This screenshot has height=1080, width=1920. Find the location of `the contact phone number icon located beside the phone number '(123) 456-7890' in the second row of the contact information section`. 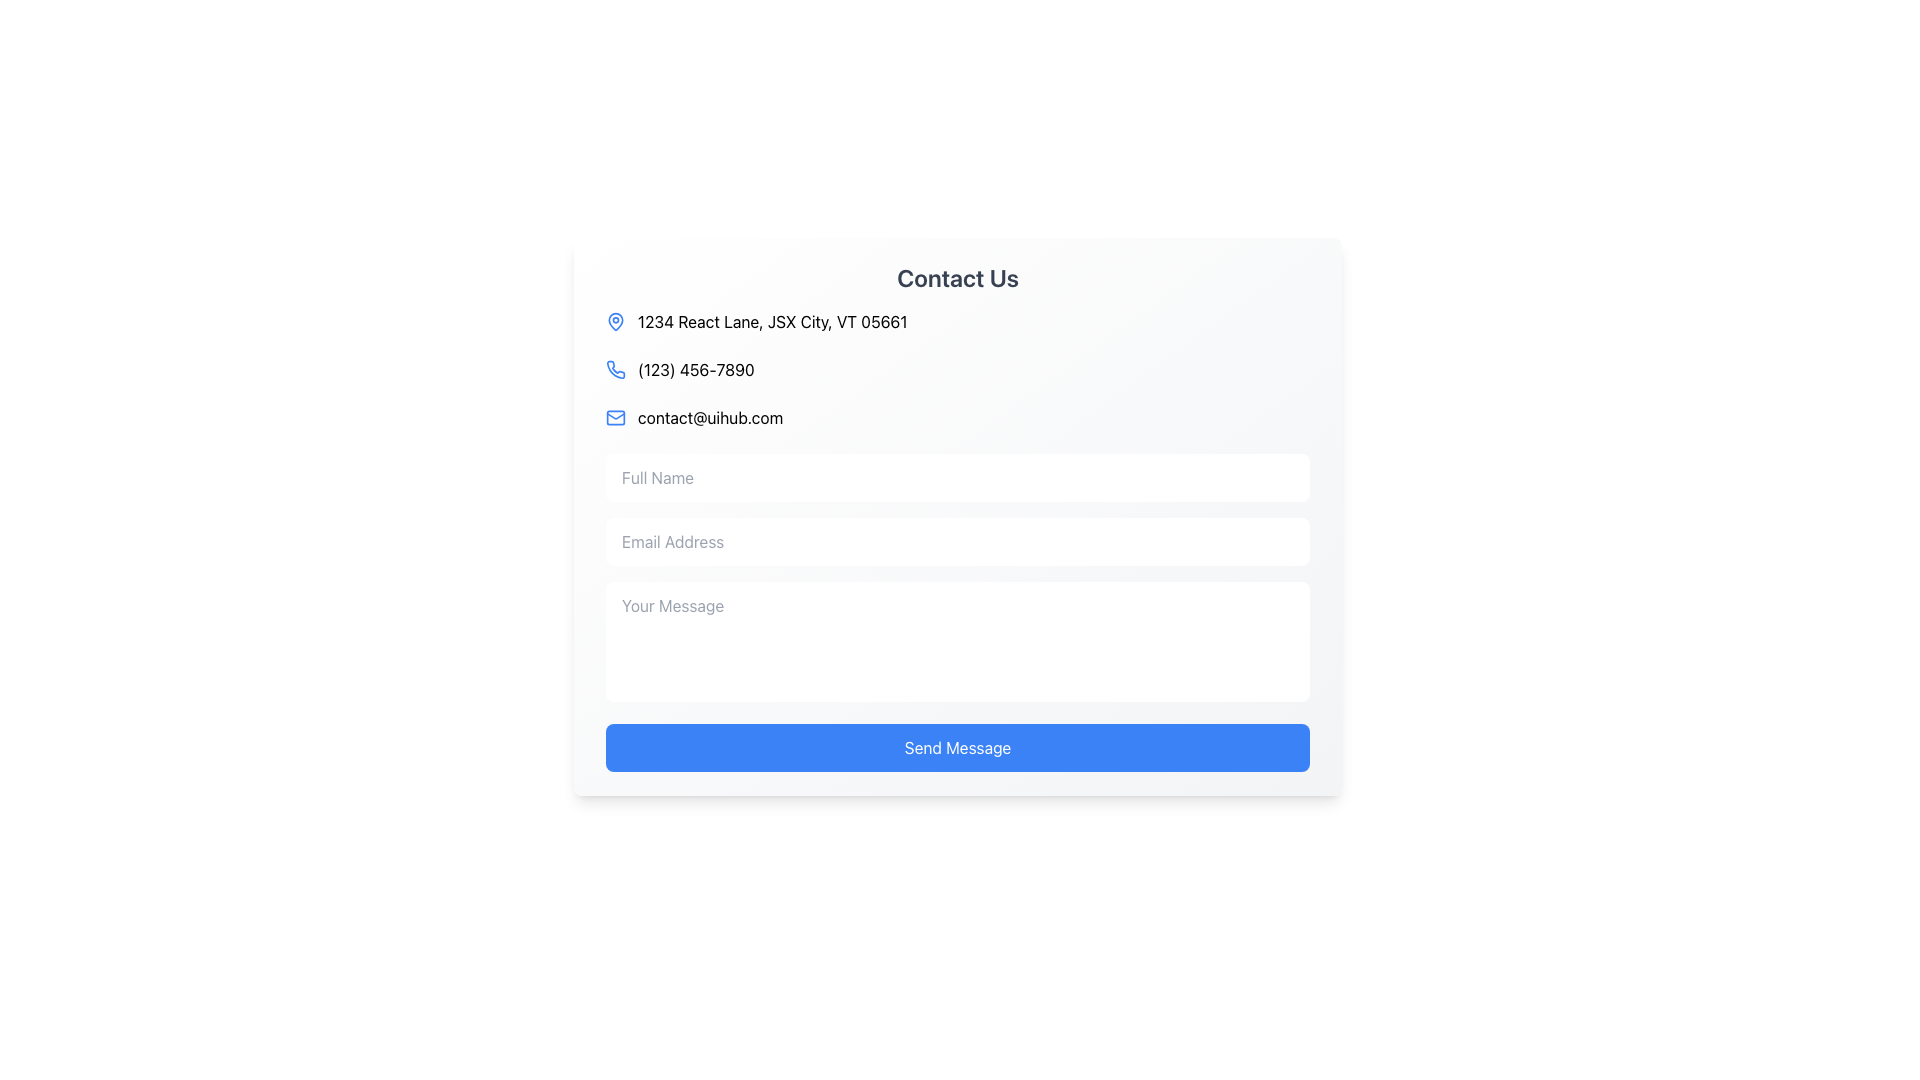

the contact phone number icon located beside the phone number '(123) 456-7890' in the second row of the contact information section is located at coordinates (615, 370).